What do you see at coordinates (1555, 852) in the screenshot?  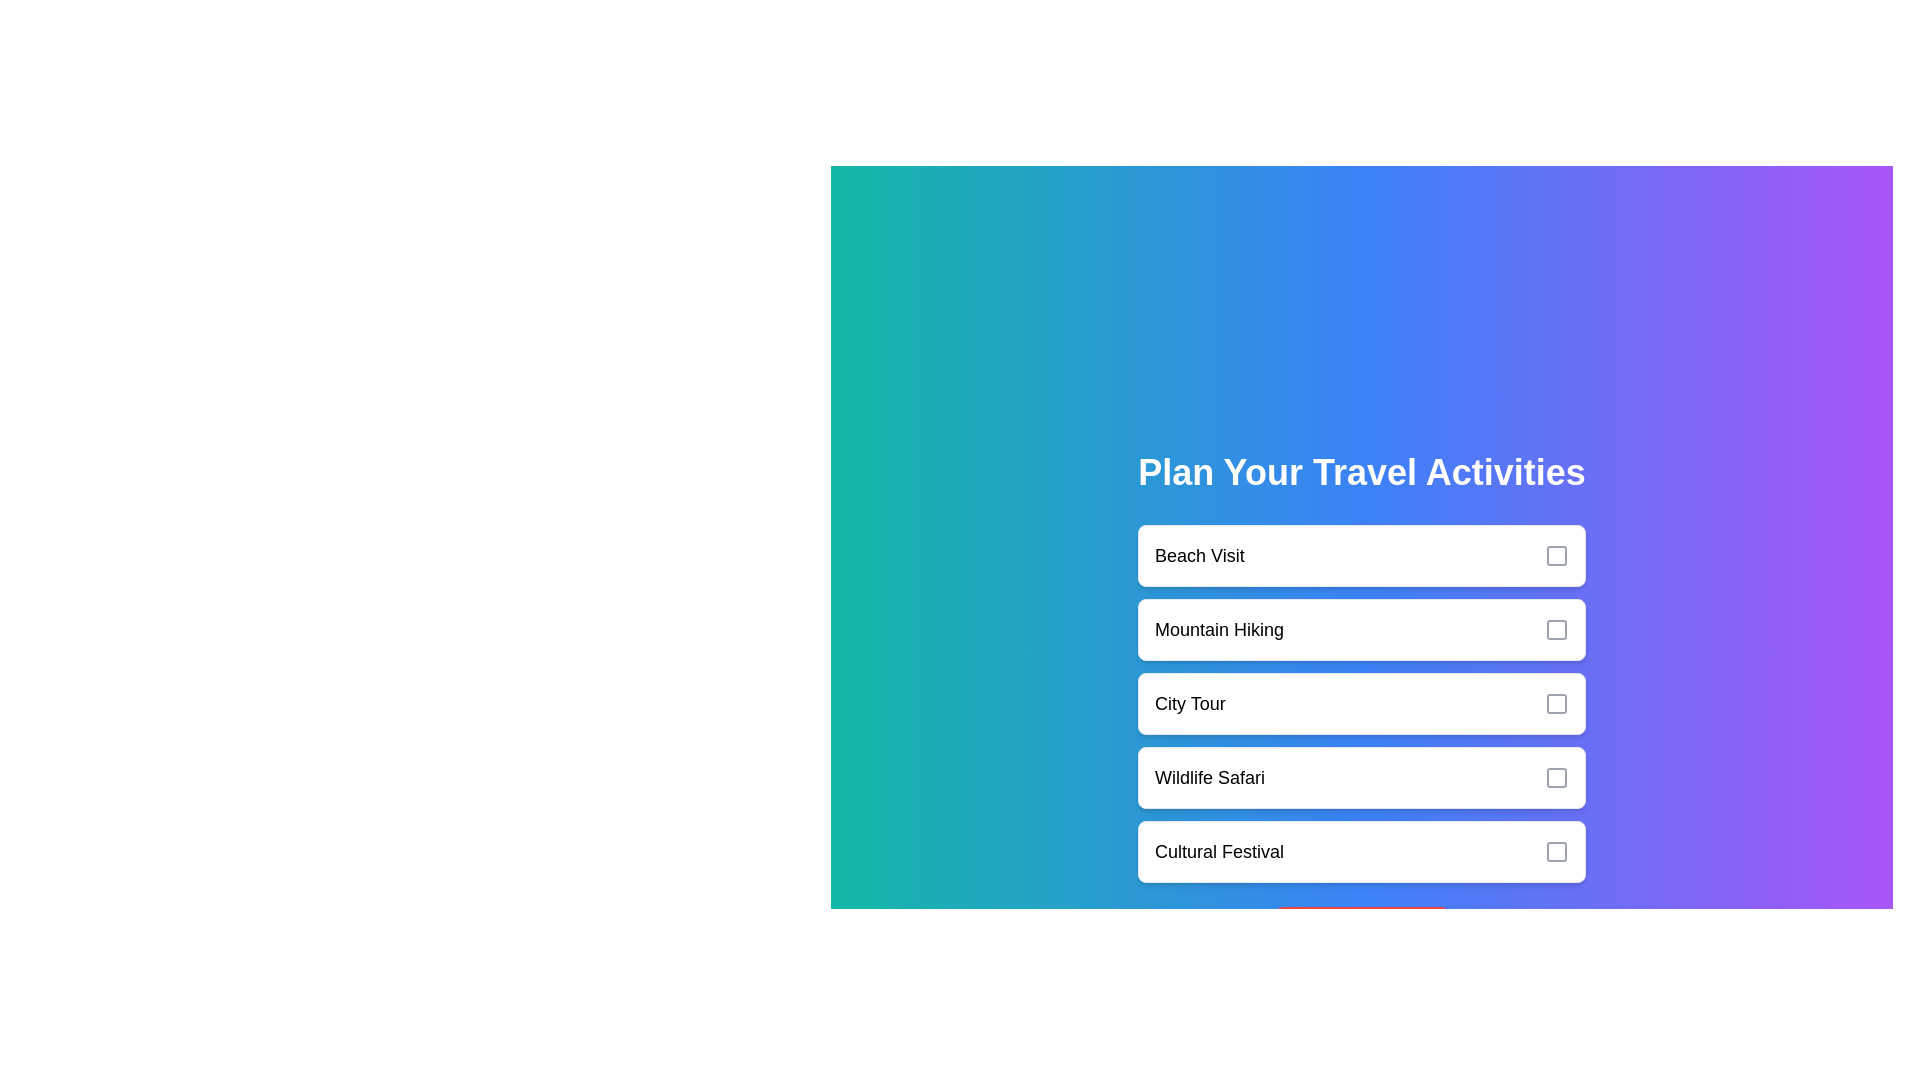 I see `the checkbox corresponding to Cultural Festival to toggle its selection` at bounding box center [1555, 852].